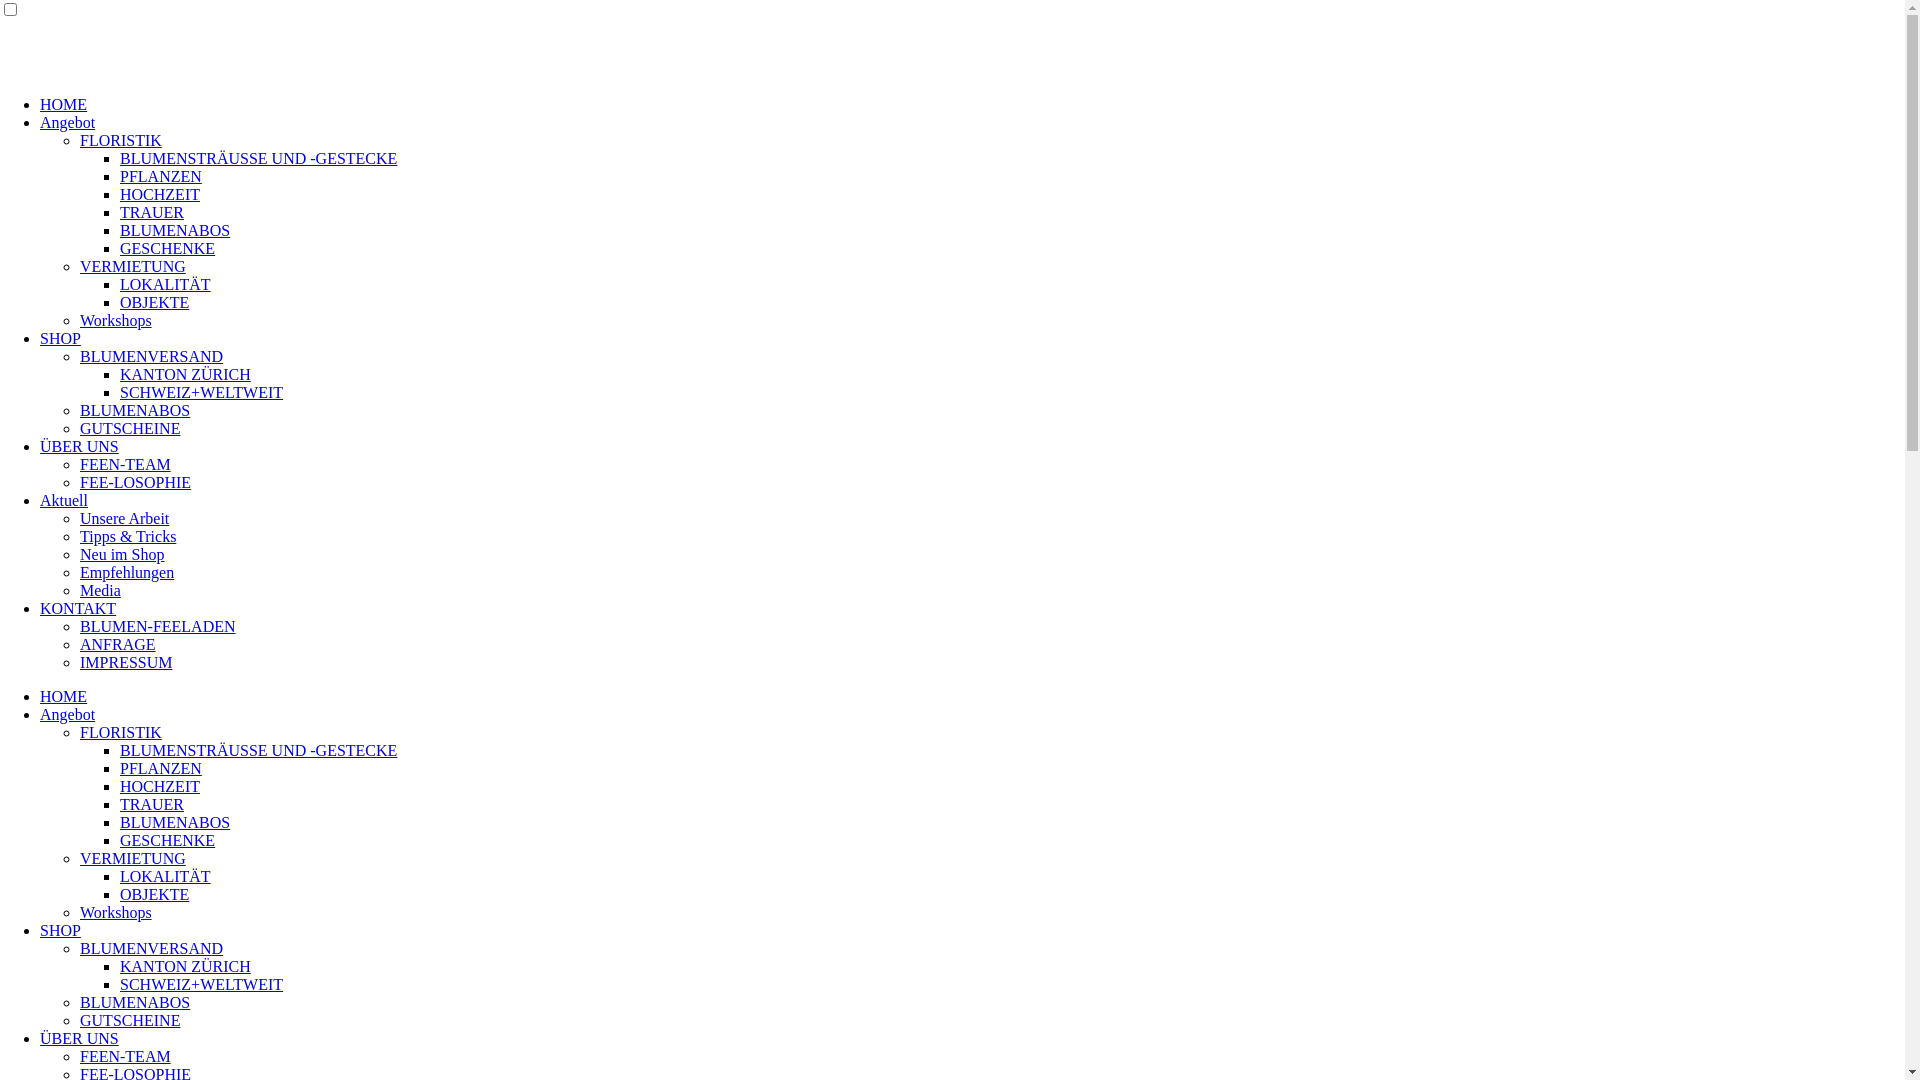 The image size is (1920, 1080). Describe the element at coordinates (158, 194) in the screenshot. I see `'HOCHZEIT'` at that location.